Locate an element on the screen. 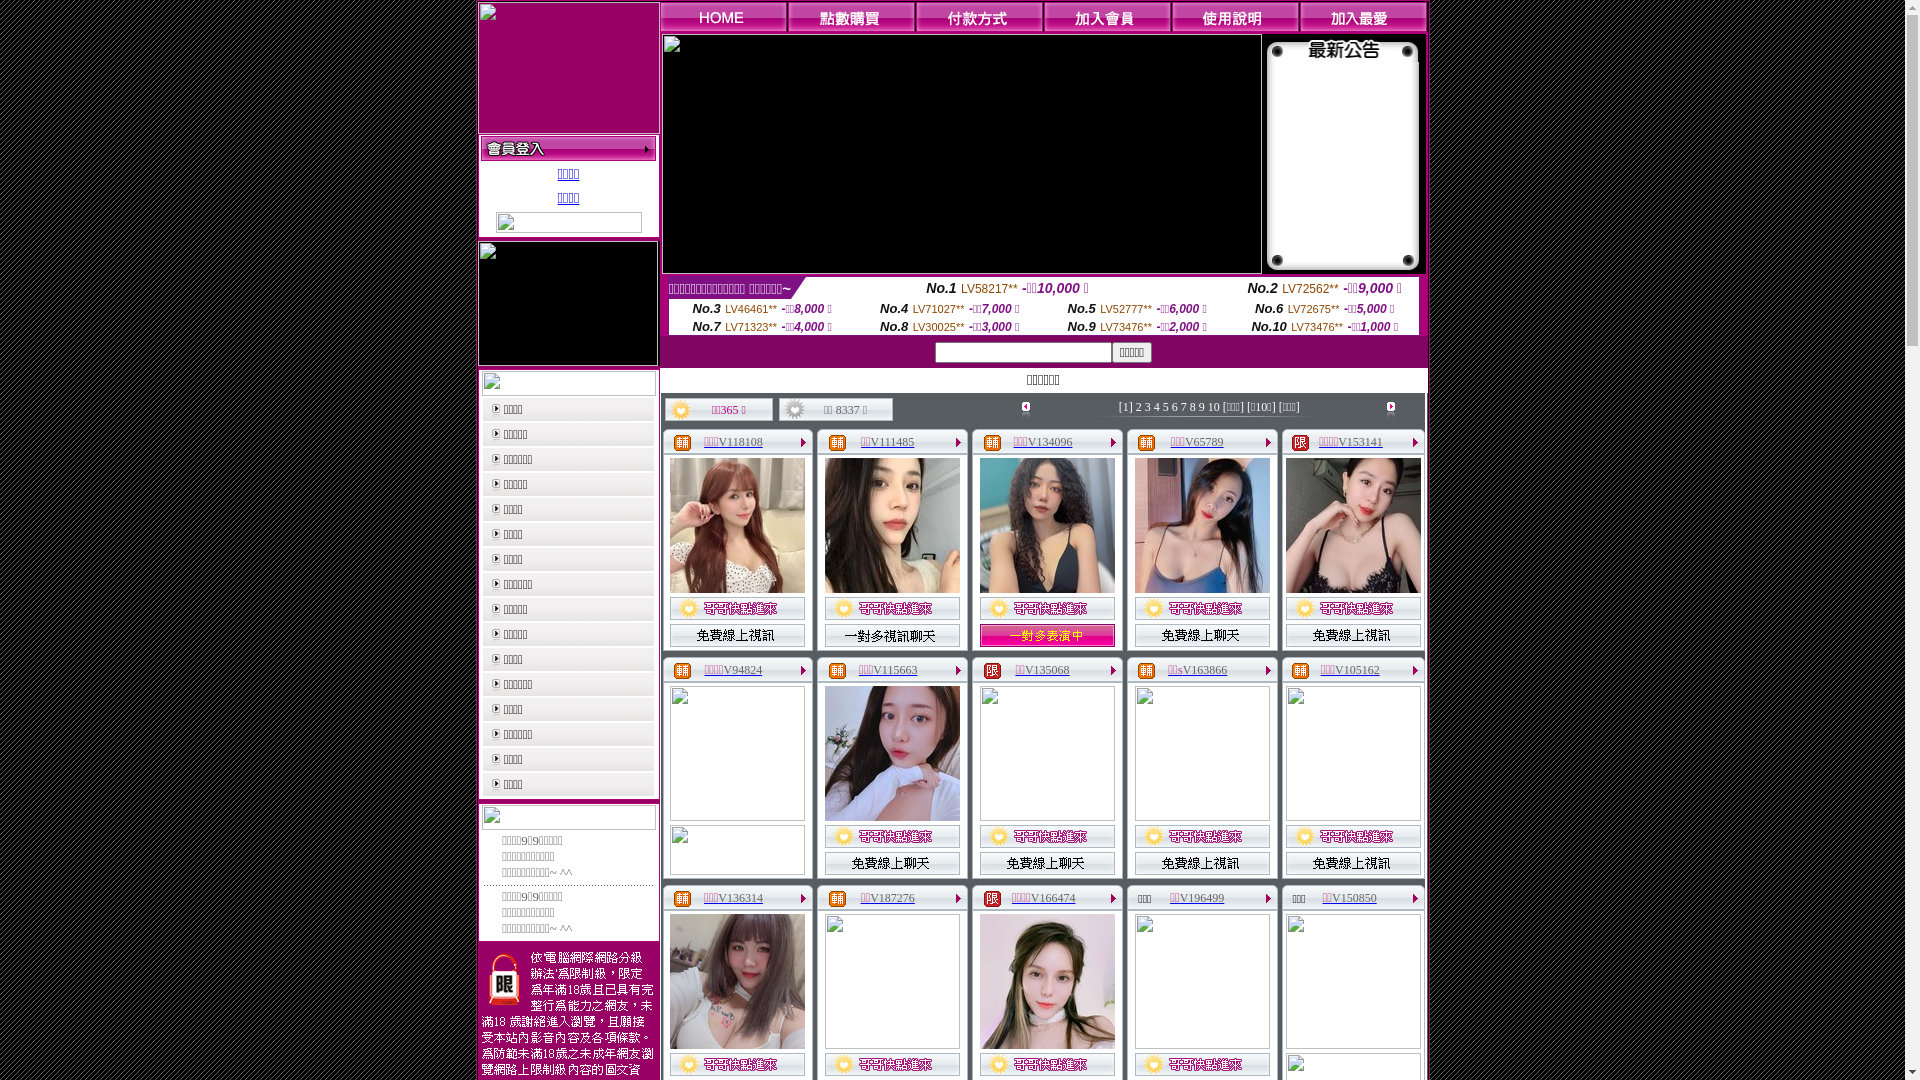 Image resolution: width=1920 pixels, height=1080 pixels. 'V111485' is located at coordinates (891, 441).